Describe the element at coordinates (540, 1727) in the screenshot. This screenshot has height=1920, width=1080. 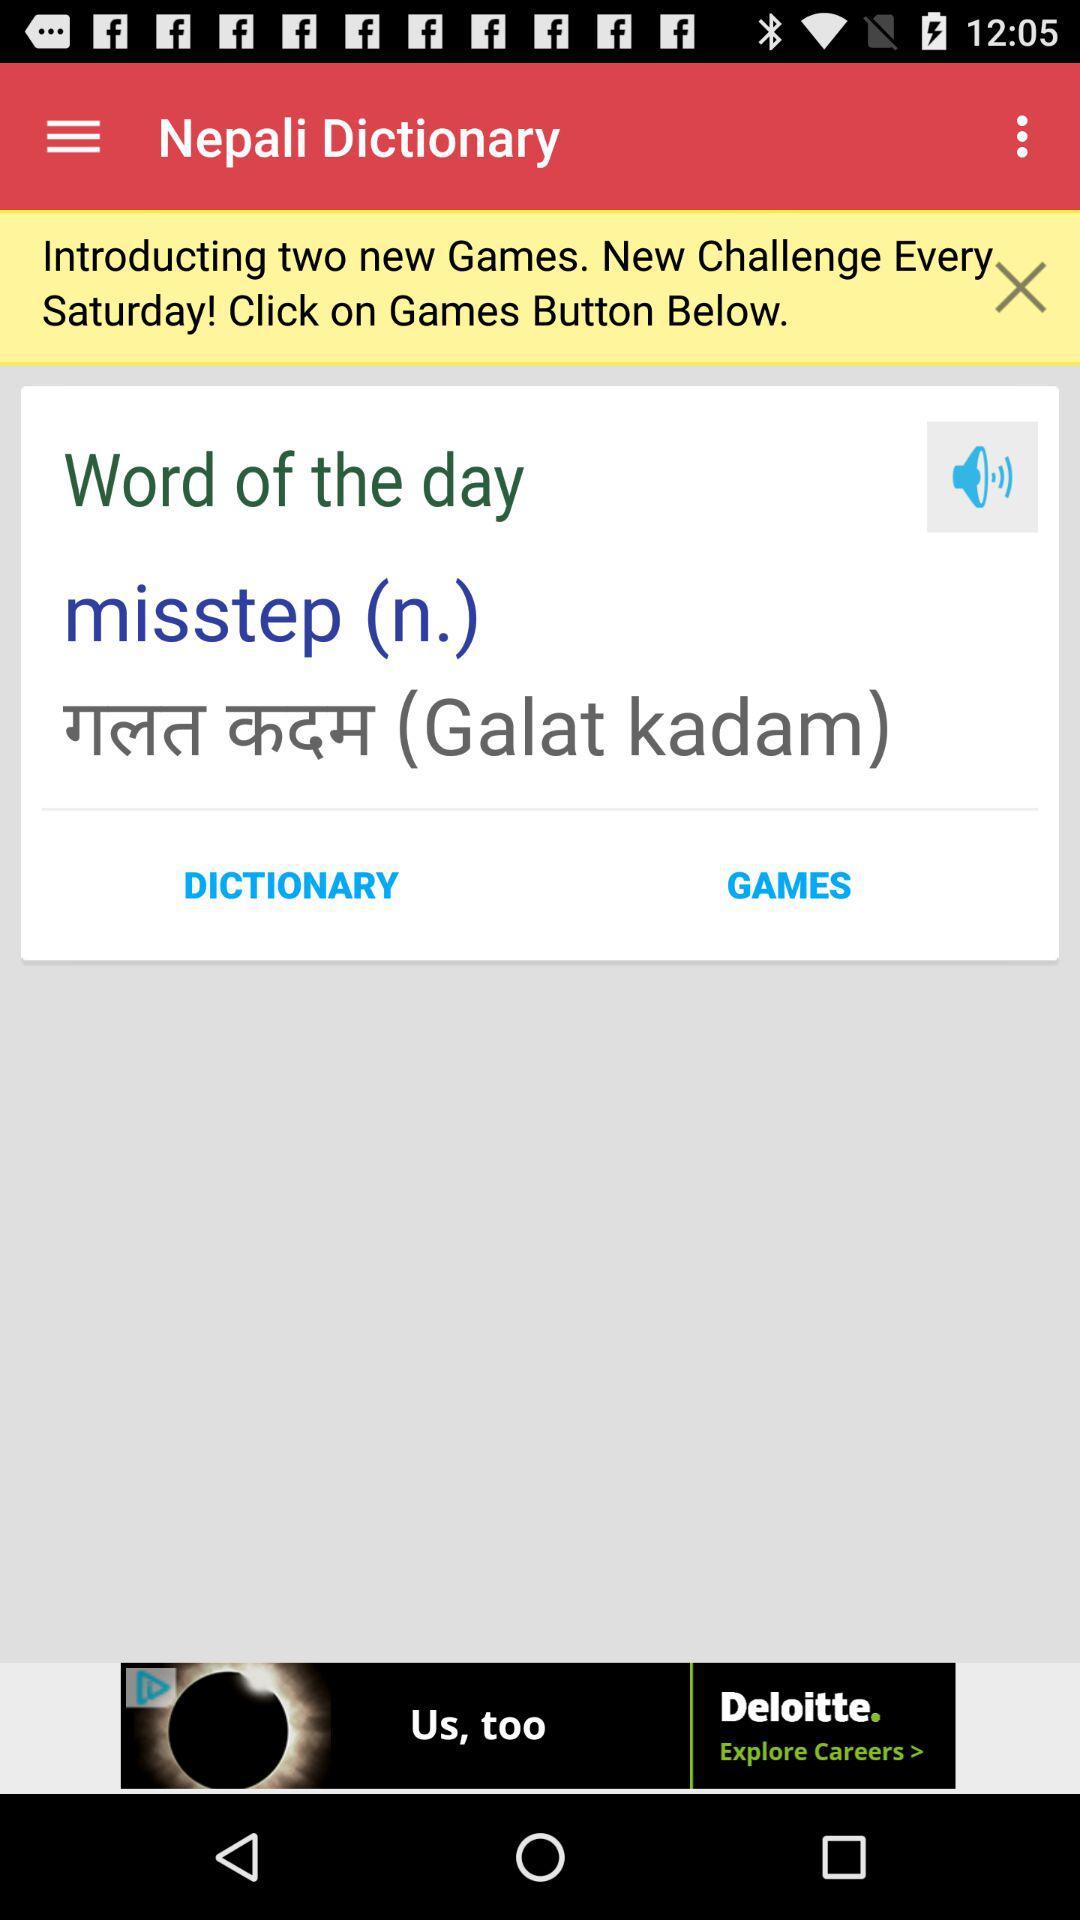
I see `icon at the bottom` at that location.